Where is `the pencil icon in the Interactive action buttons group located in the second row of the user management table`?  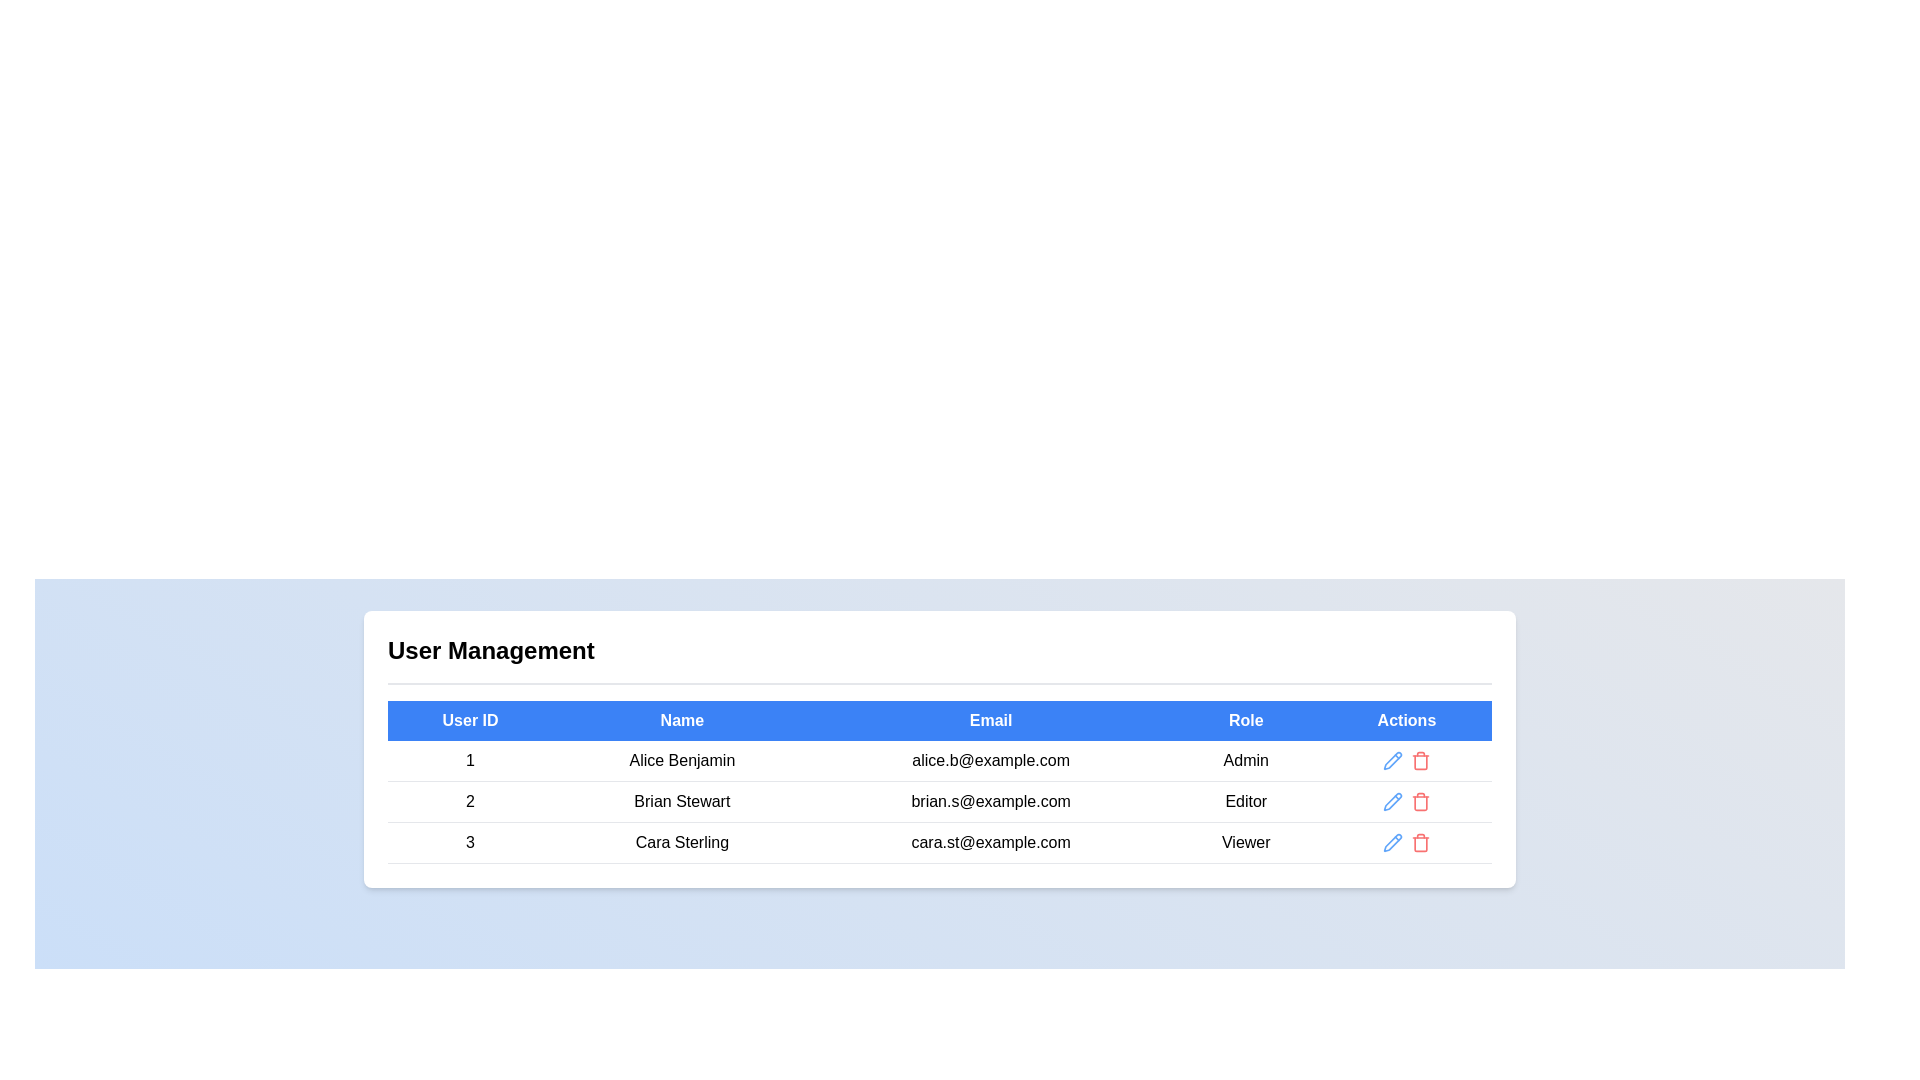
the pencil icon in the Interactive action buttons group located in the second row of the user management table is located at coordinates (1405, 801).